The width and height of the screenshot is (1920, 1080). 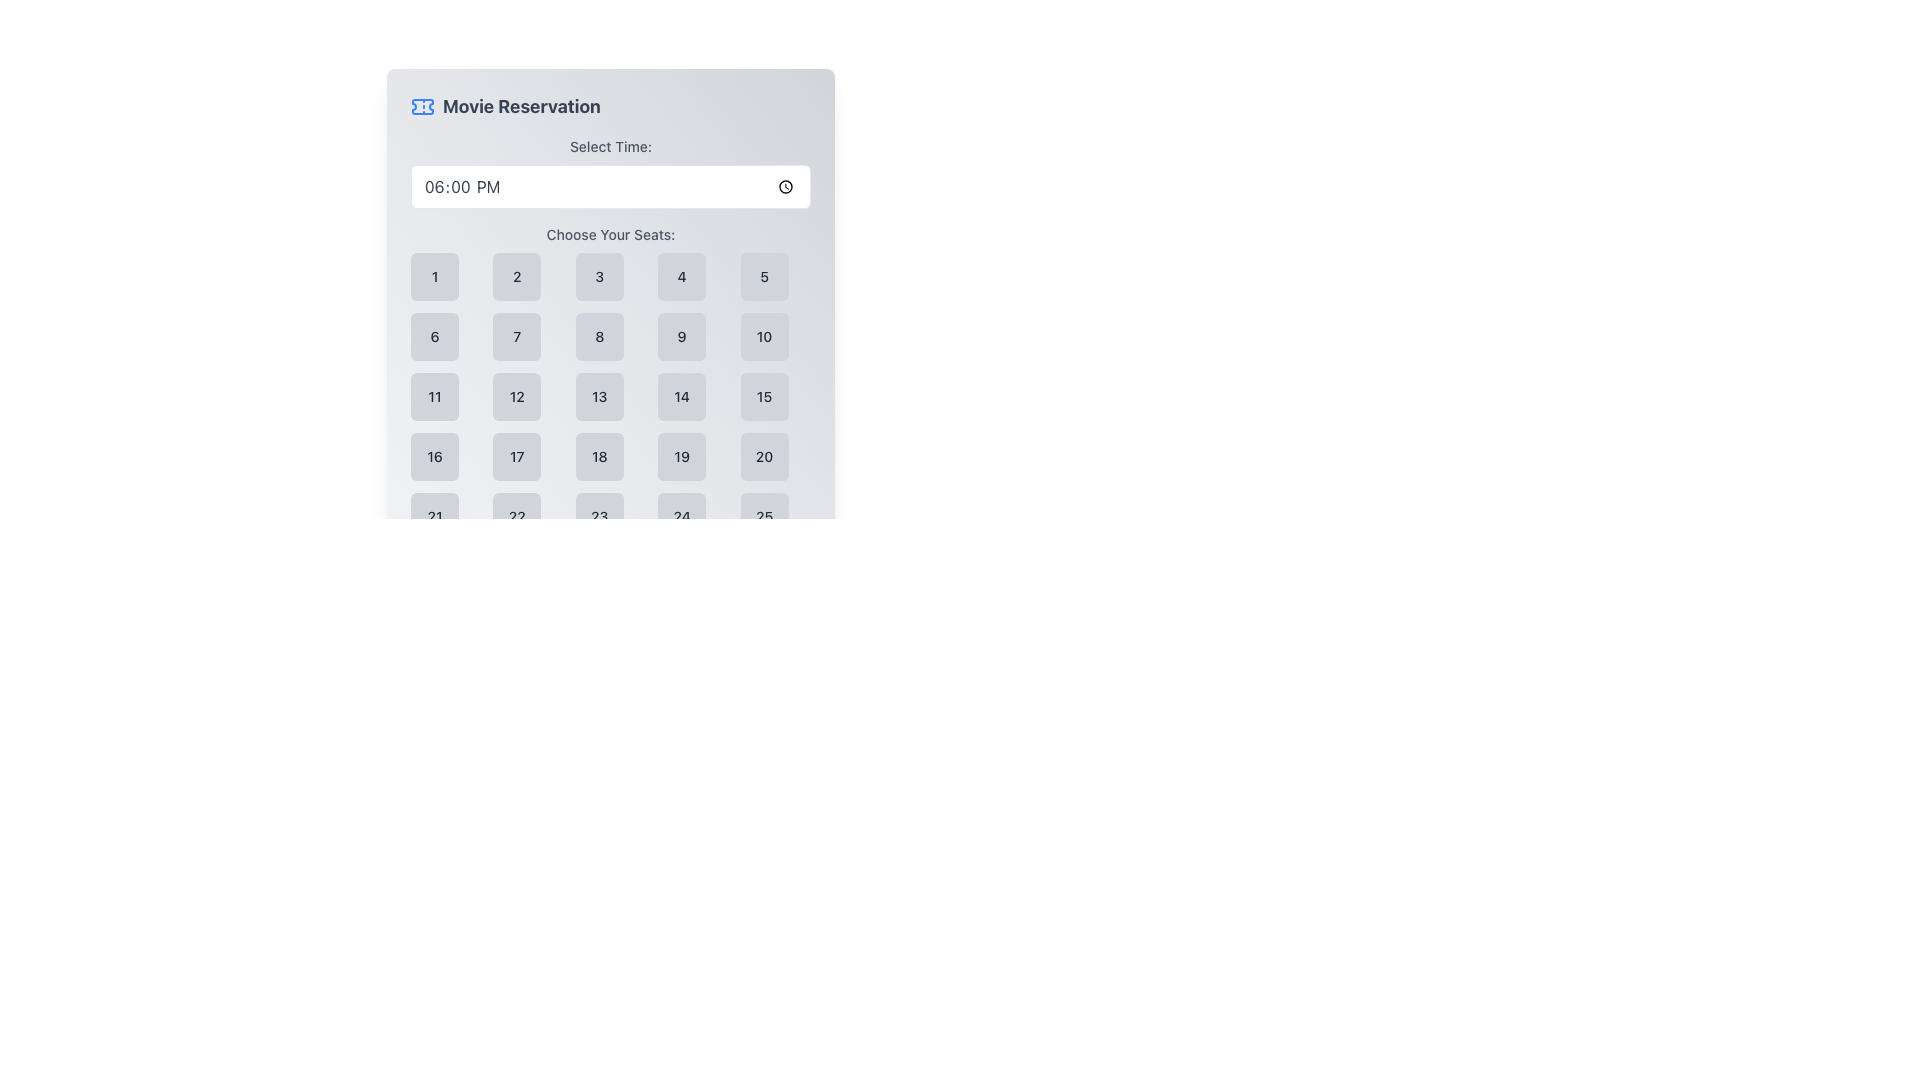 I want to click on the first selectable seat button in the 'Choose Your Seats' section, so click(x=434, y=277).